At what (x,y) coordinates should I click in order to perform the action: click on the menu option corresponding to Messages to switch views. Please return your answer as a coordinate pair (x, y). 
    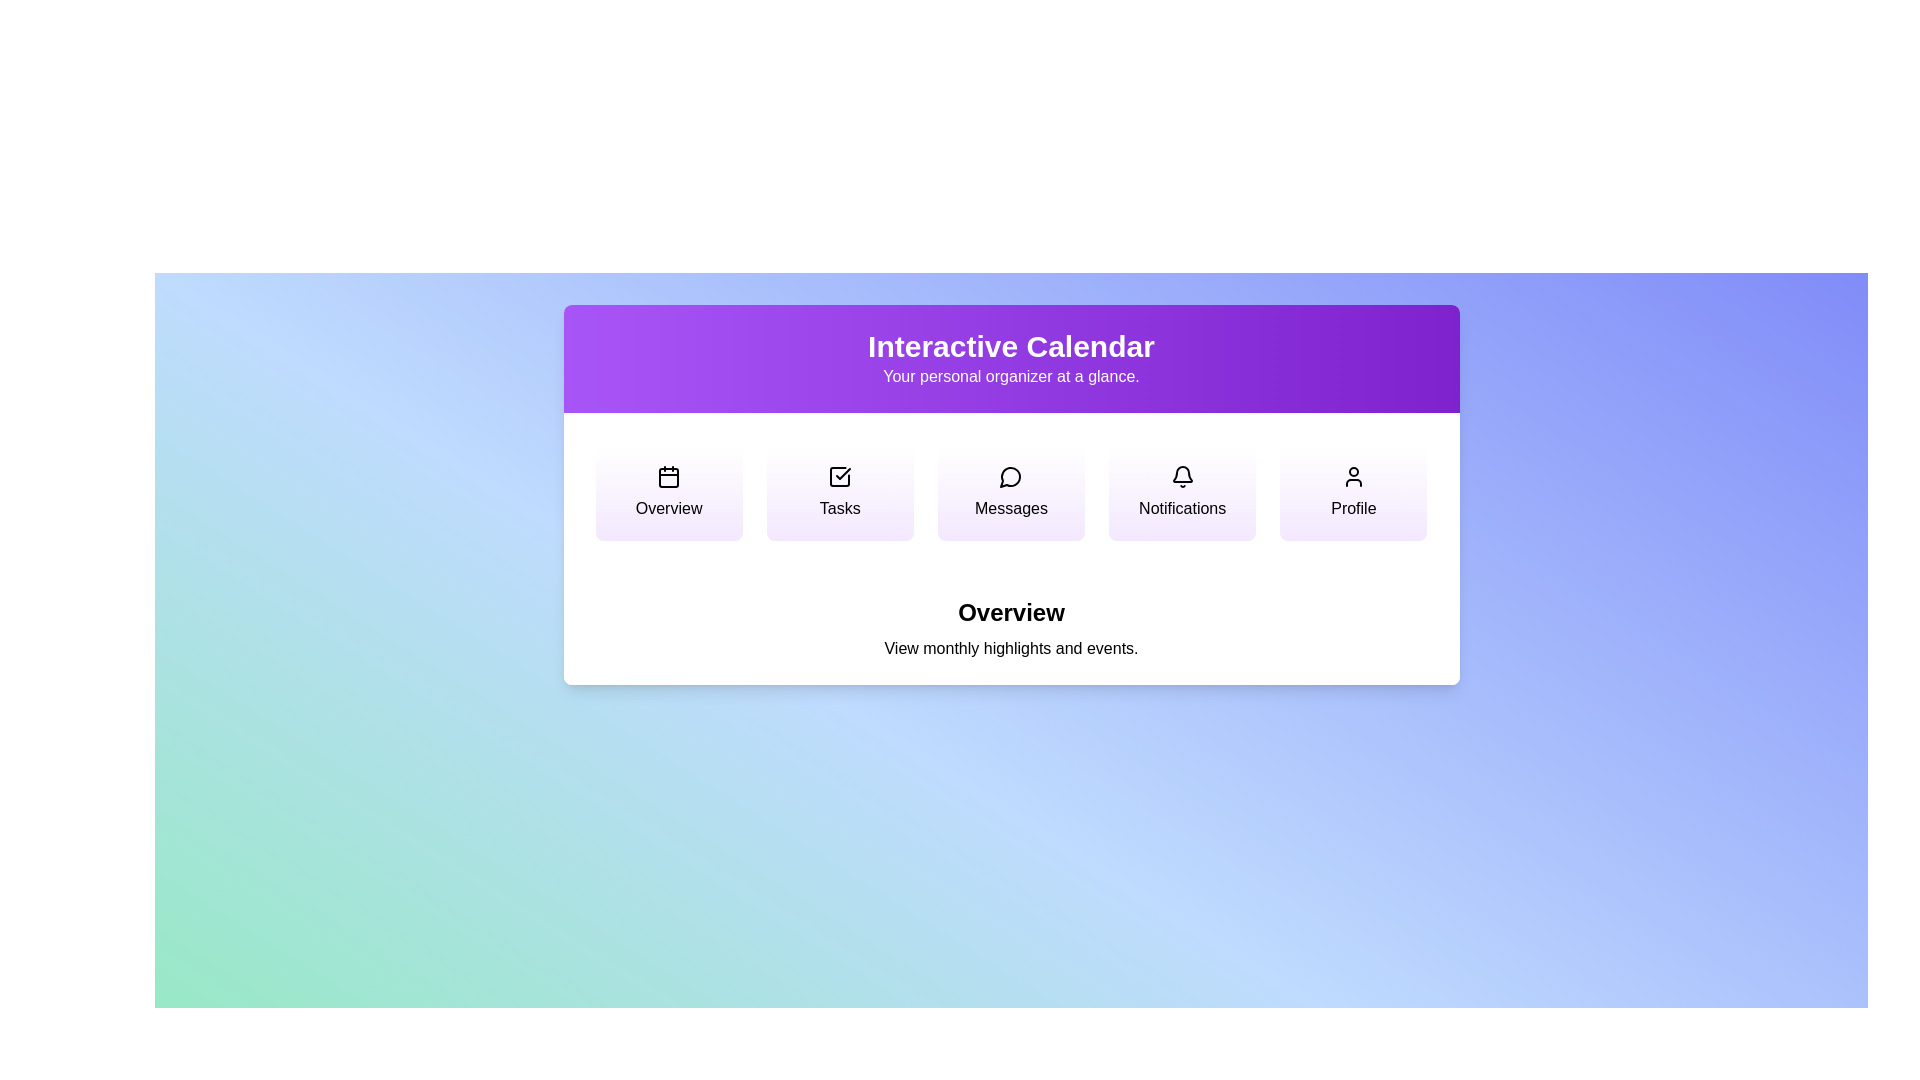
    Looking at the image, I should click on (1011, 493).